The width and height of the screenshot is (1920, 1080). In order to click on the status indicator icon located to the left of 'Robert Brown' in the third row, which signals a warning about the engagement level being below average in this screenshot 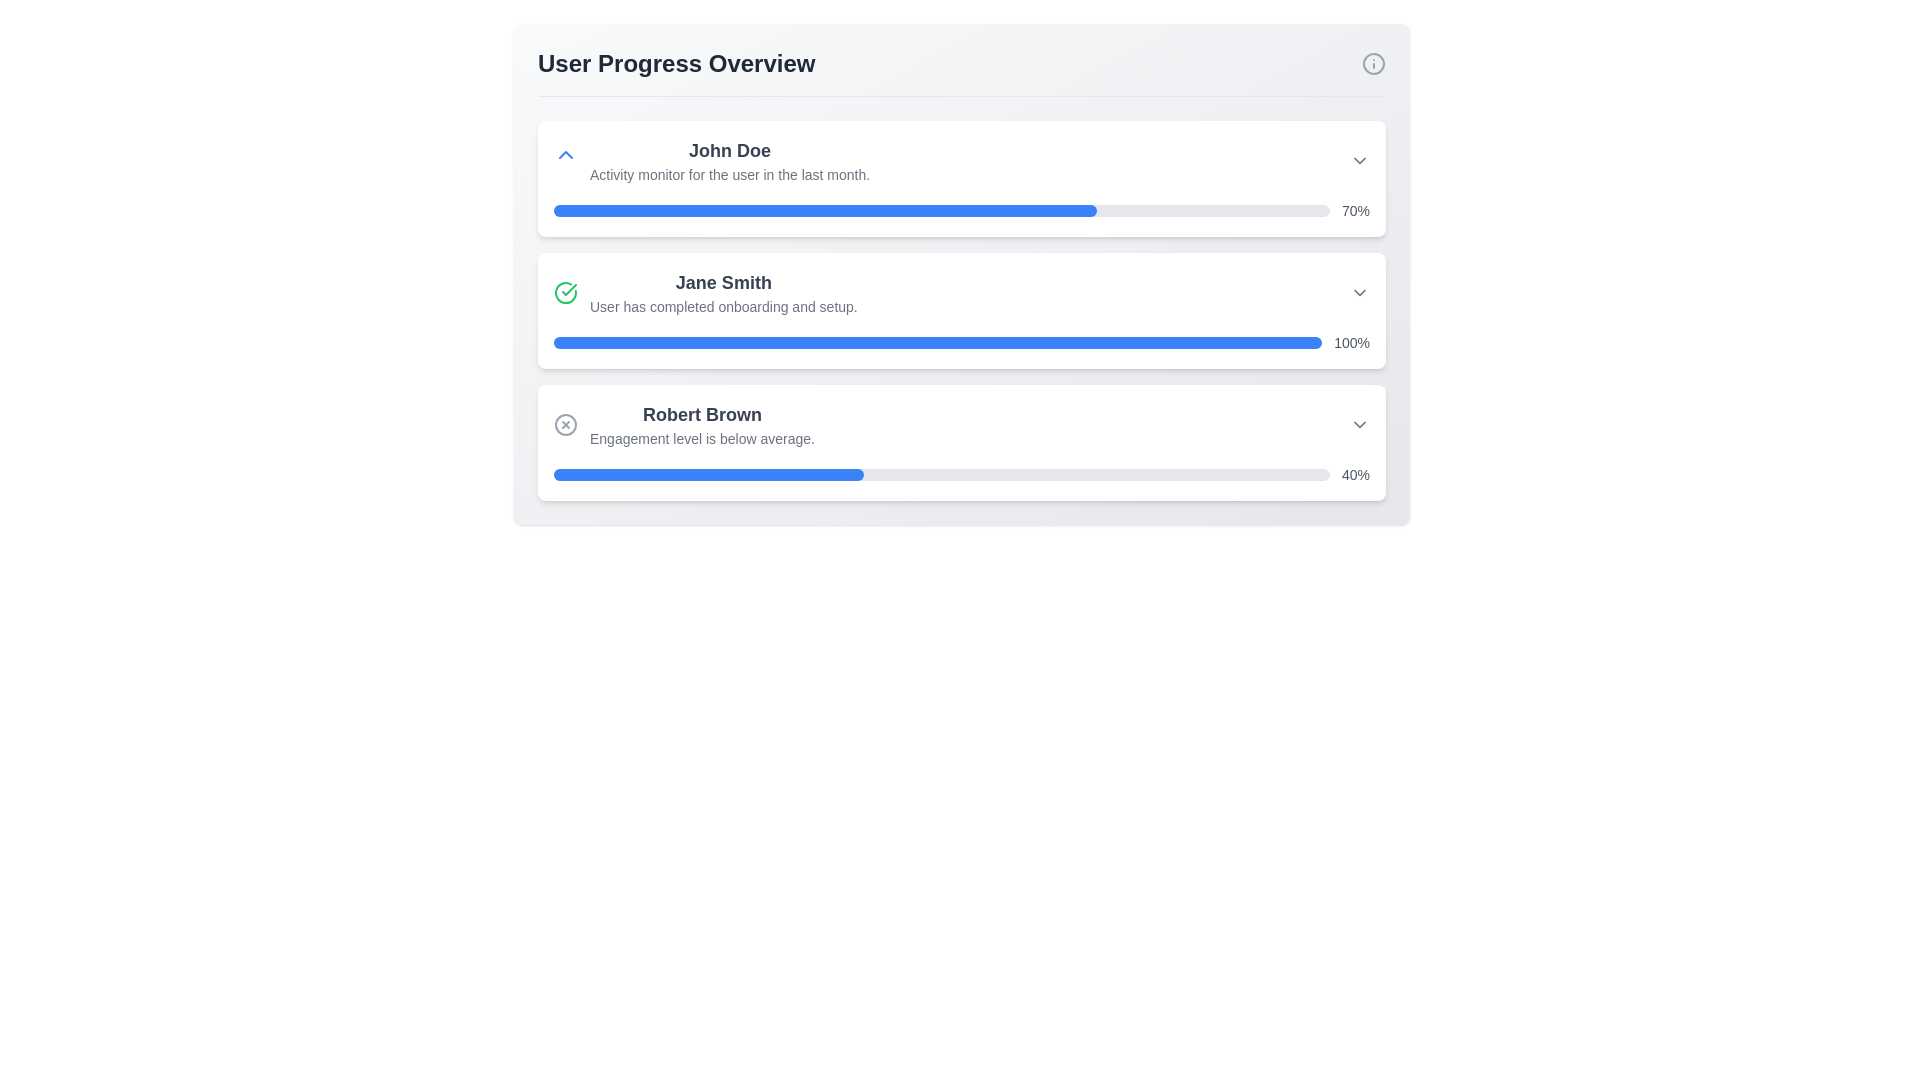, I will do `click(565, 423)`.